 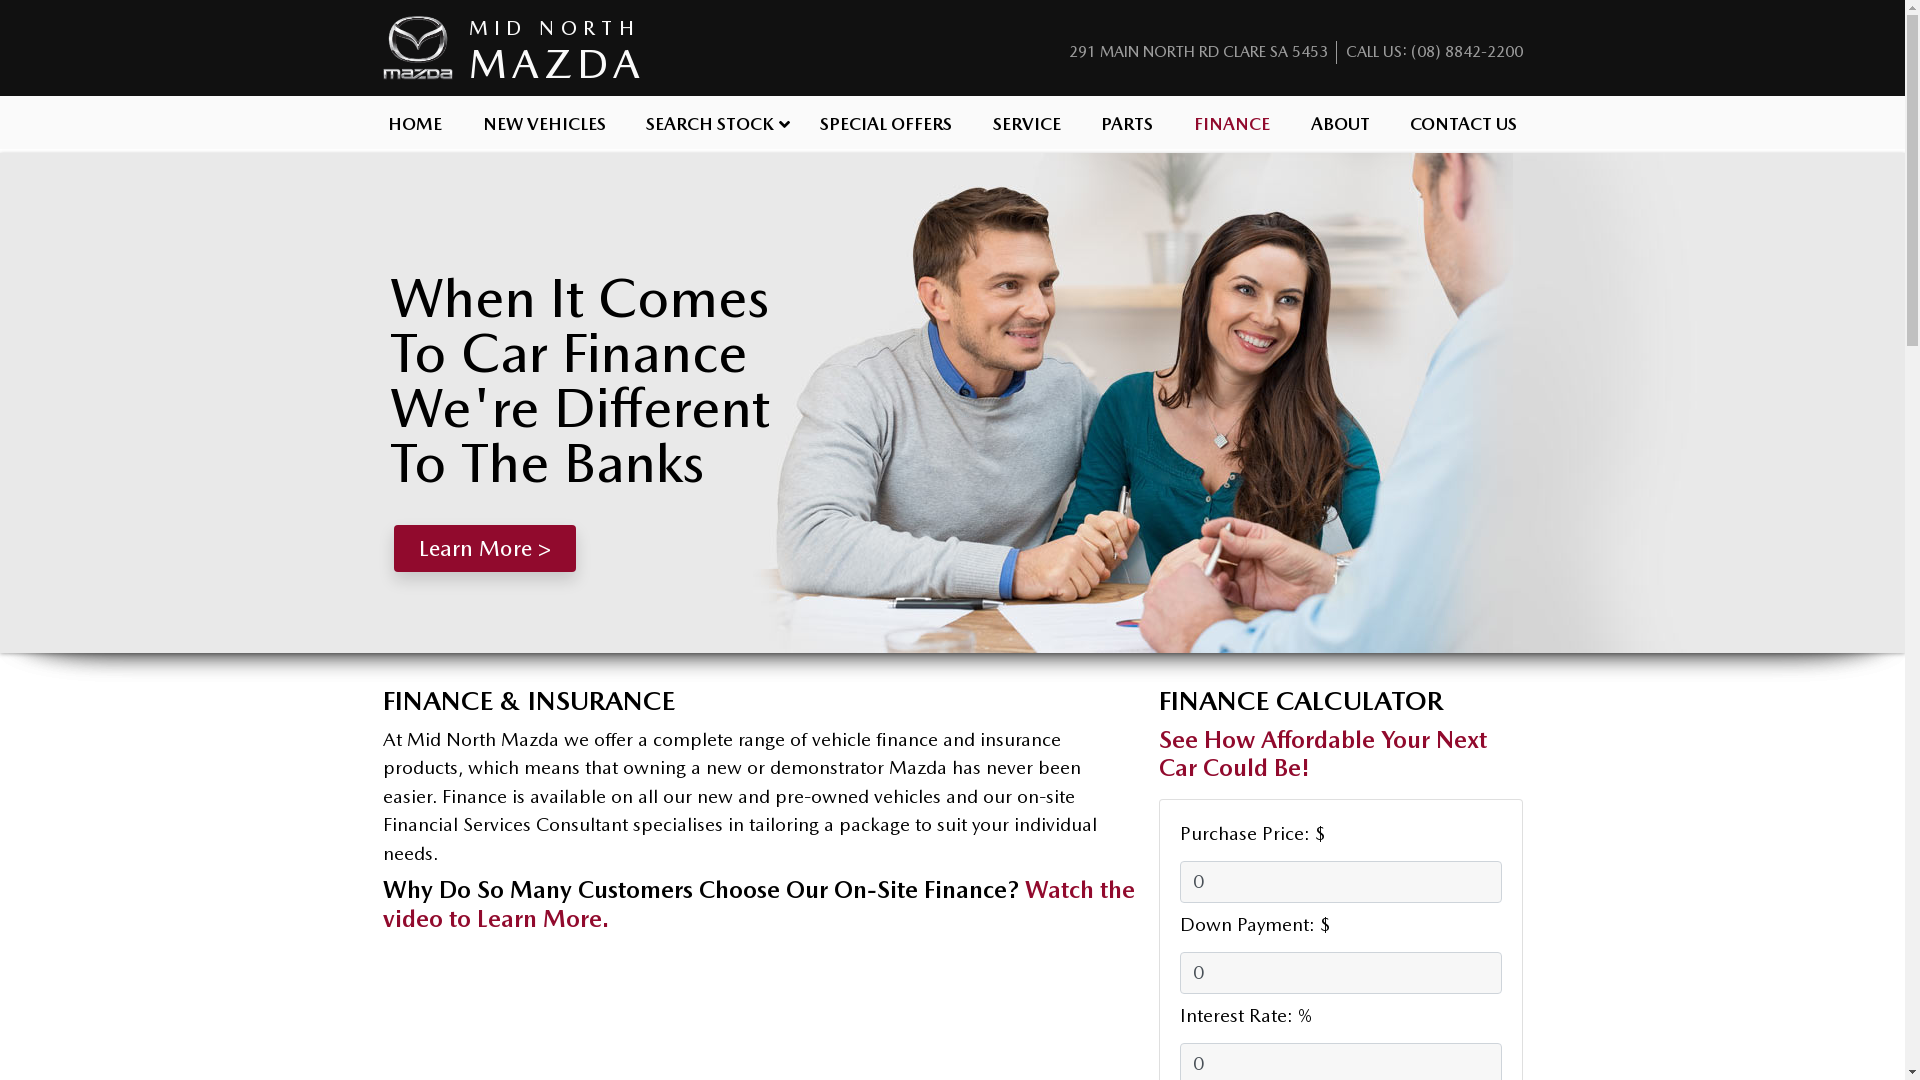 What do you see at coordinates (1231, 122) in the screenshot?
I see `'FINANCE'` at bounding box center [1231, 122].